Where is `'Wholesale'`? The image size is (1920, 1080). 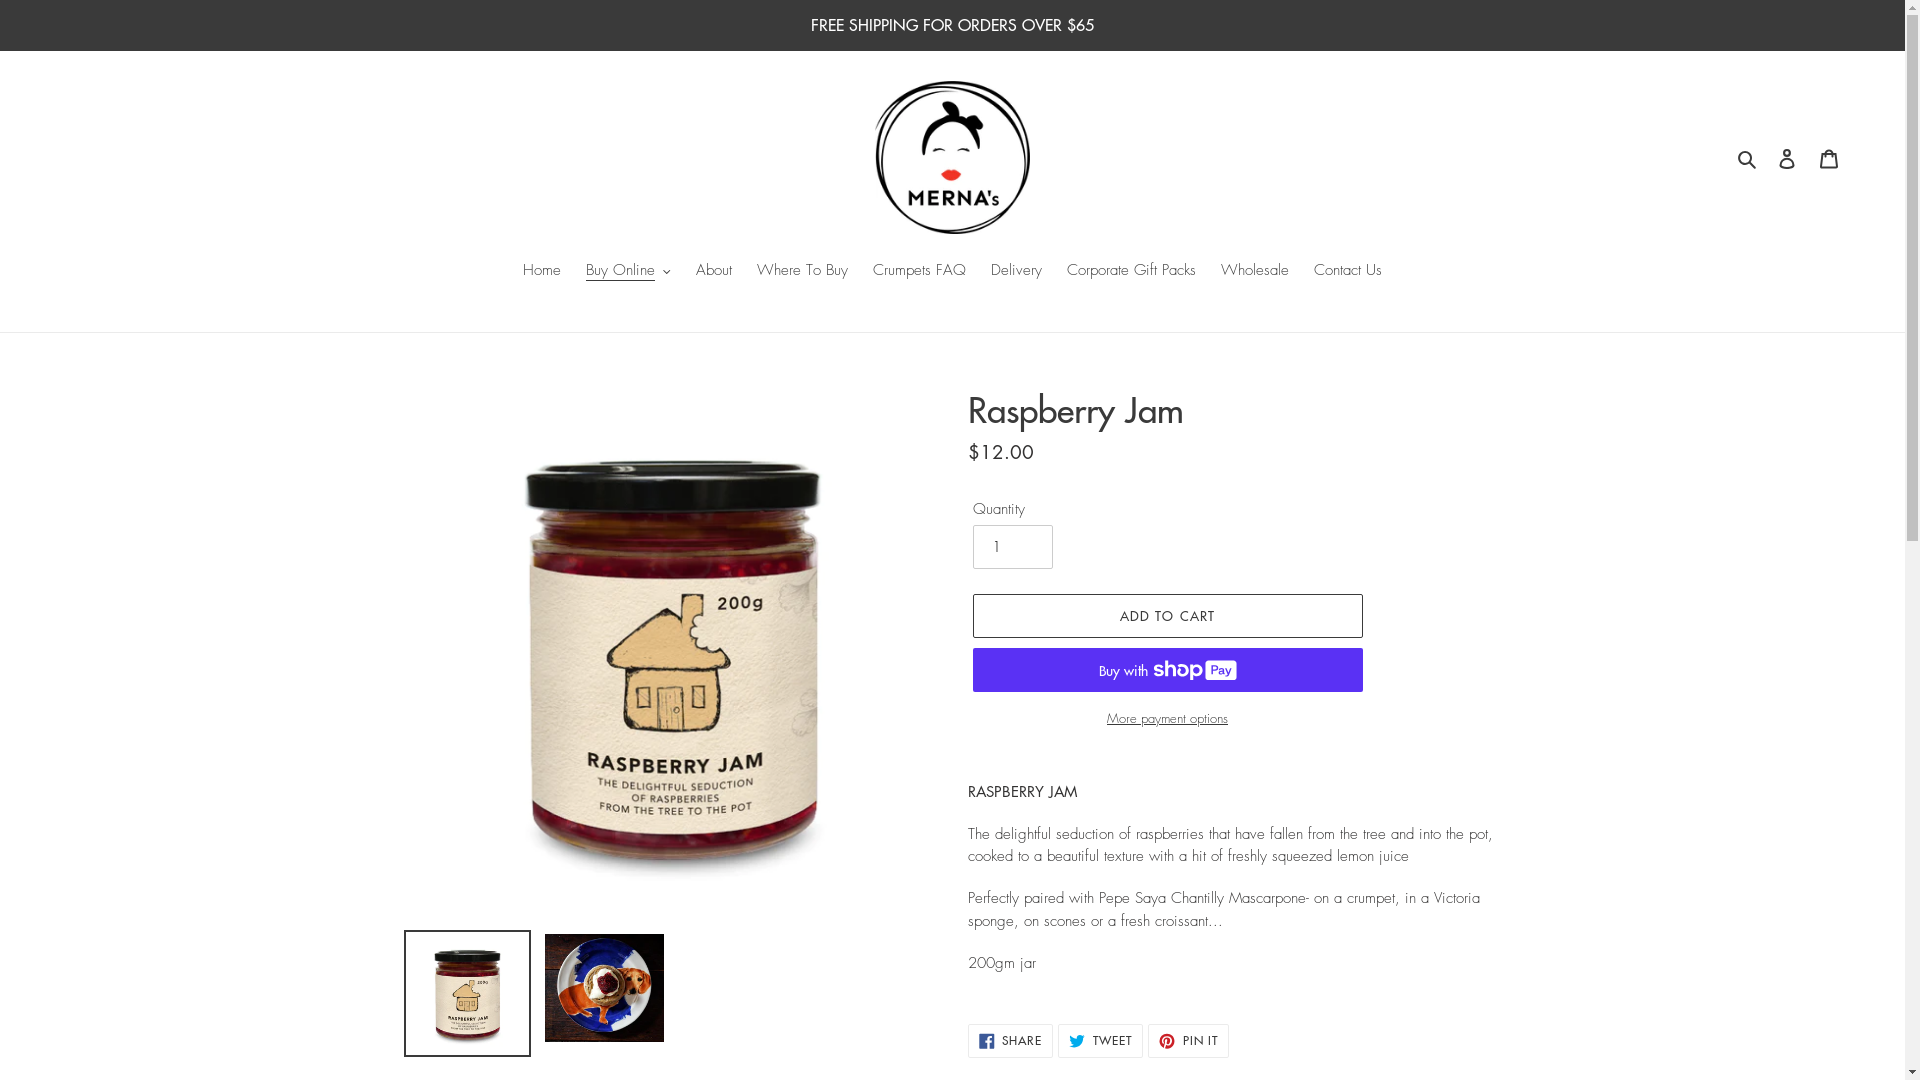 'Wholesale' is located at coordinates (1253, 272).